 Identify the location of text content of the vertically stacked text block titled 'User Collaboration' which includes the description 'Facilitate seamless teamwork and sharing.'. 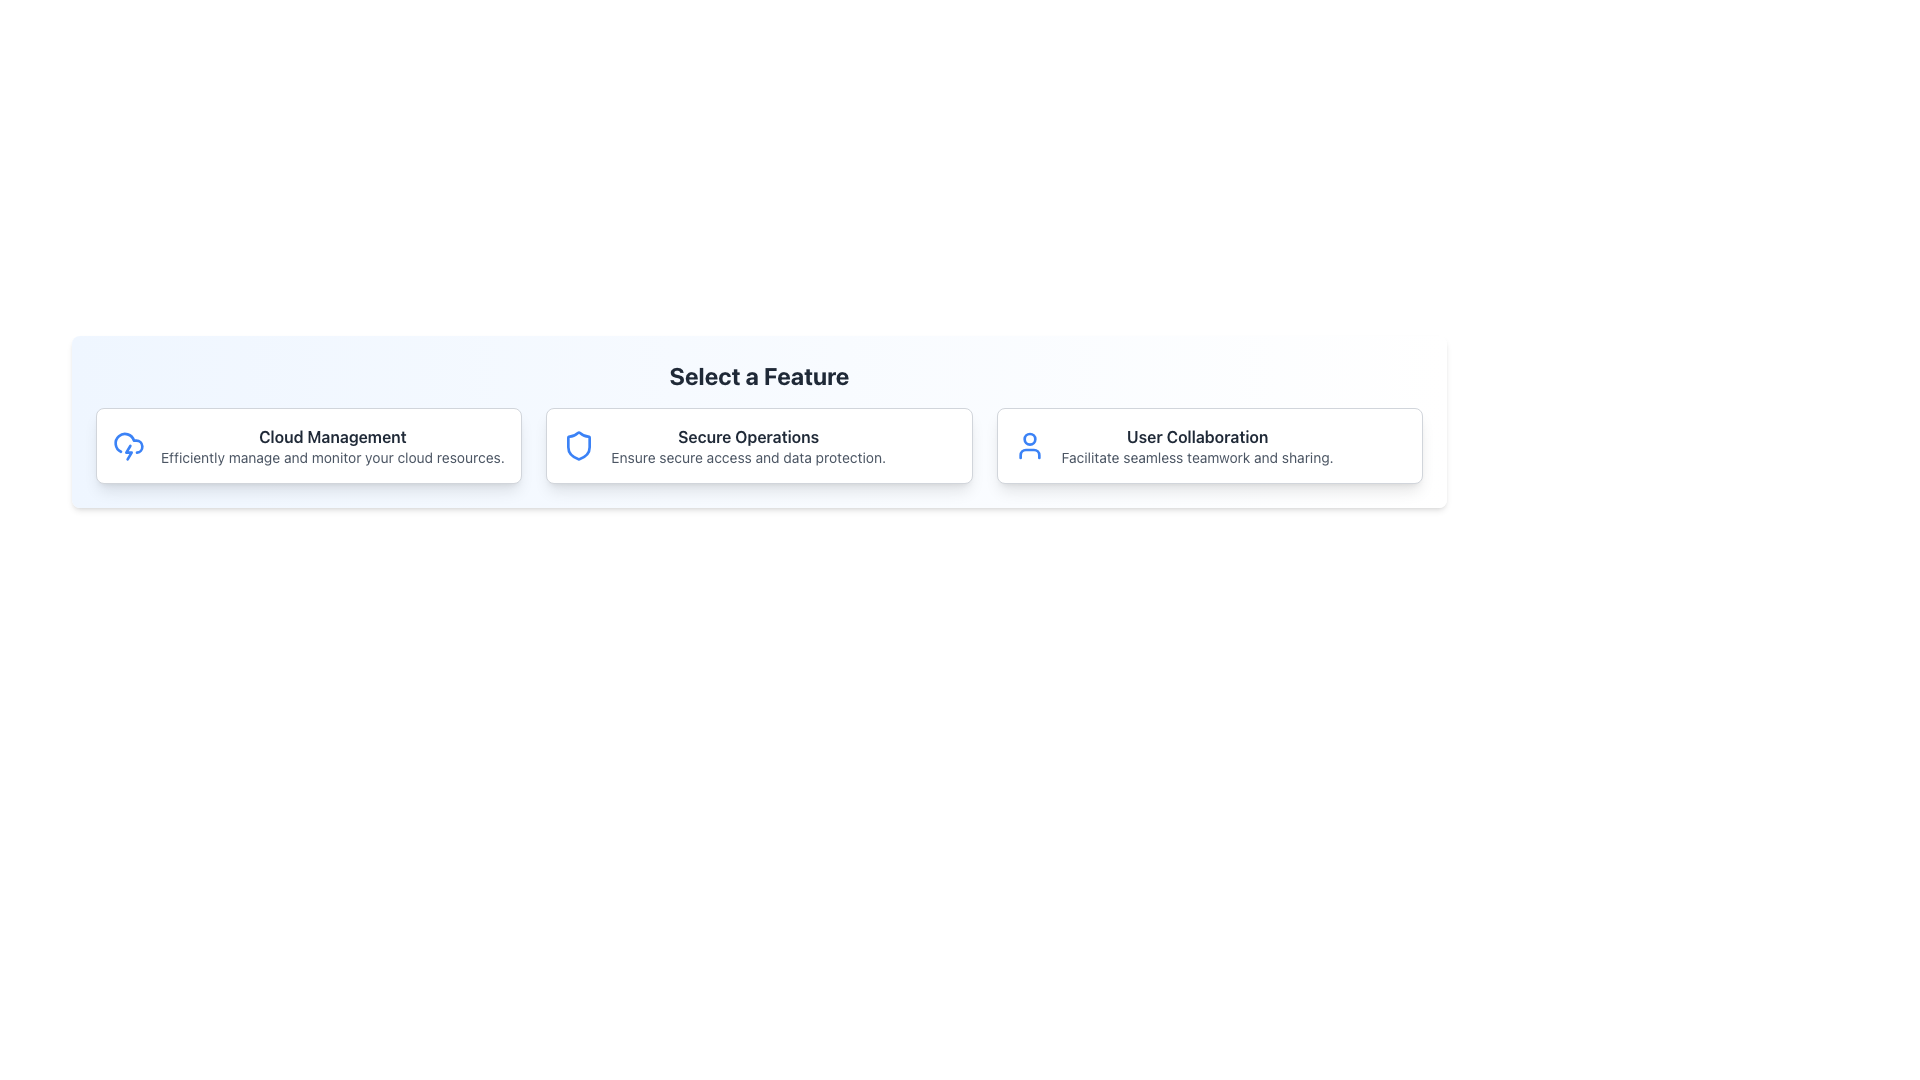
(1197, 444).